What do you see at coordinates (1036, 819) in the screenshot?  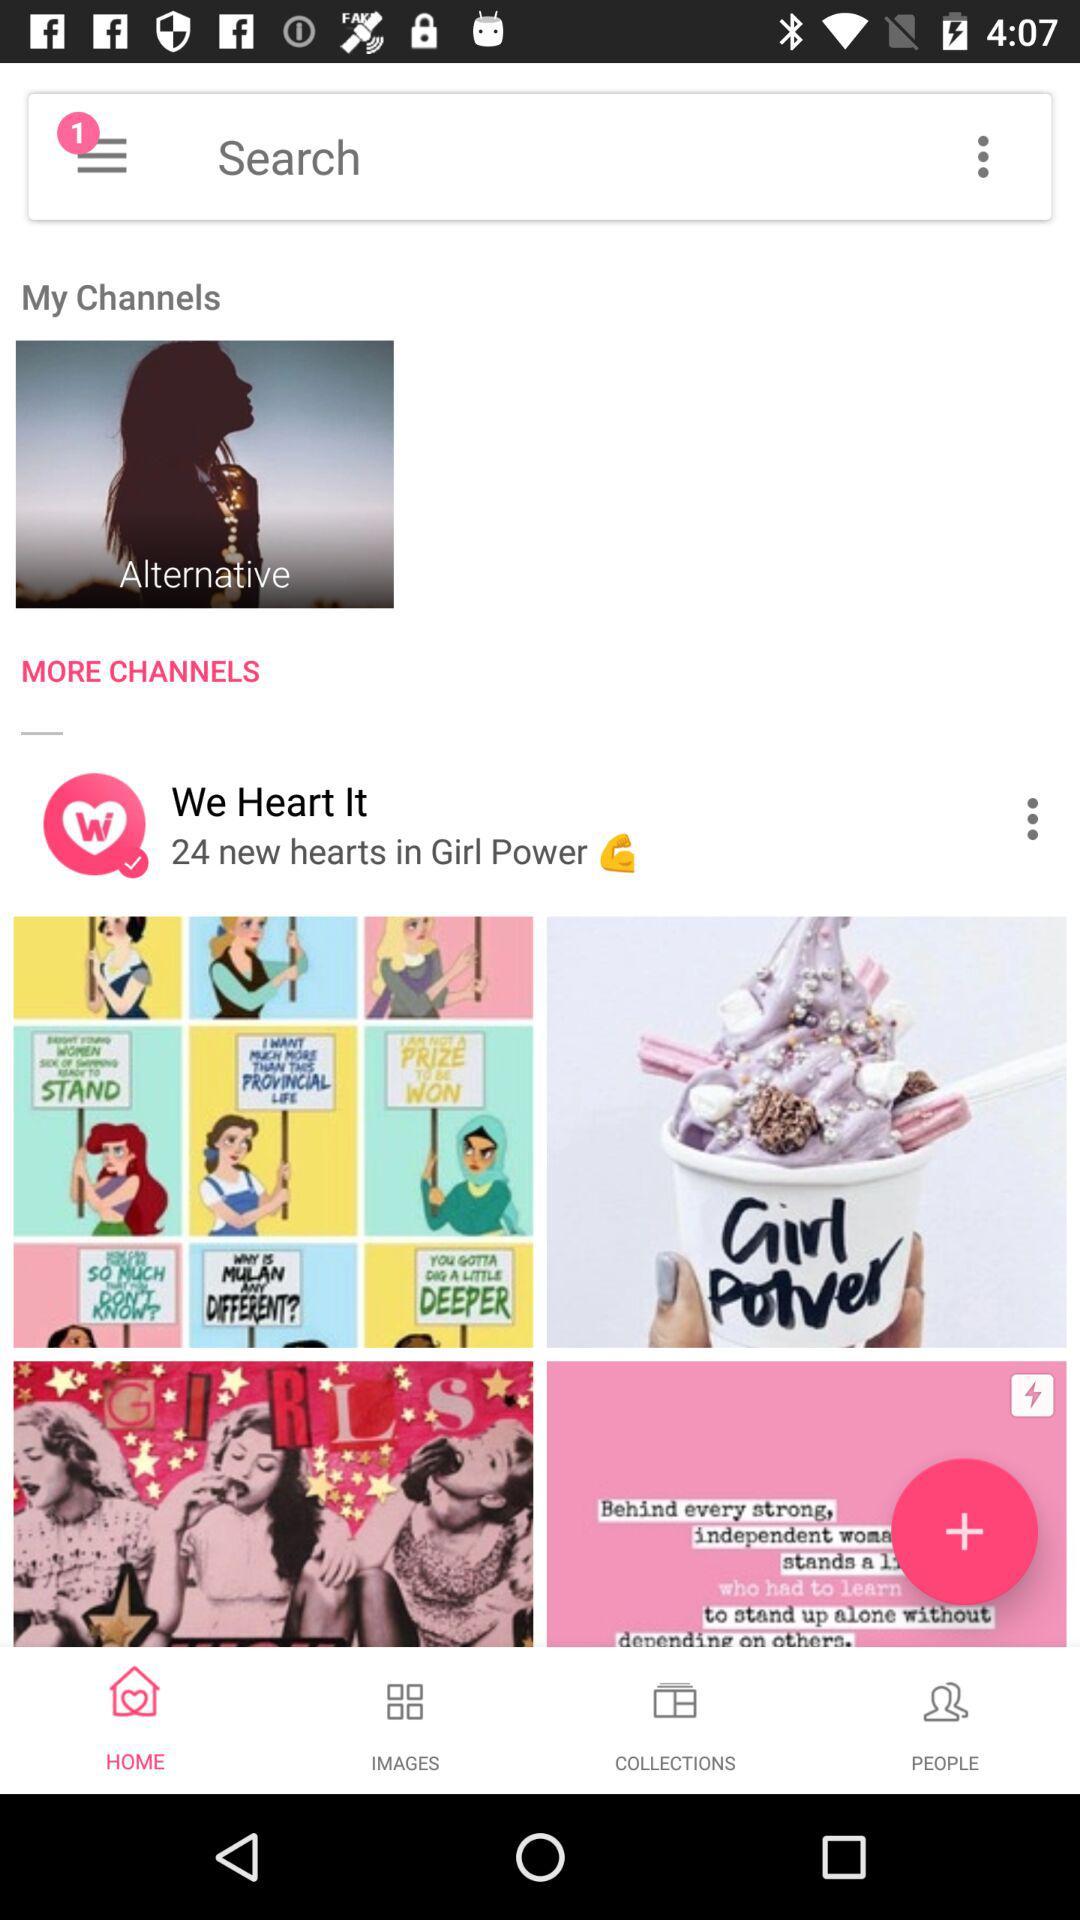 I see `the item next to we heart it icon` at bounding box center [1036, 819].